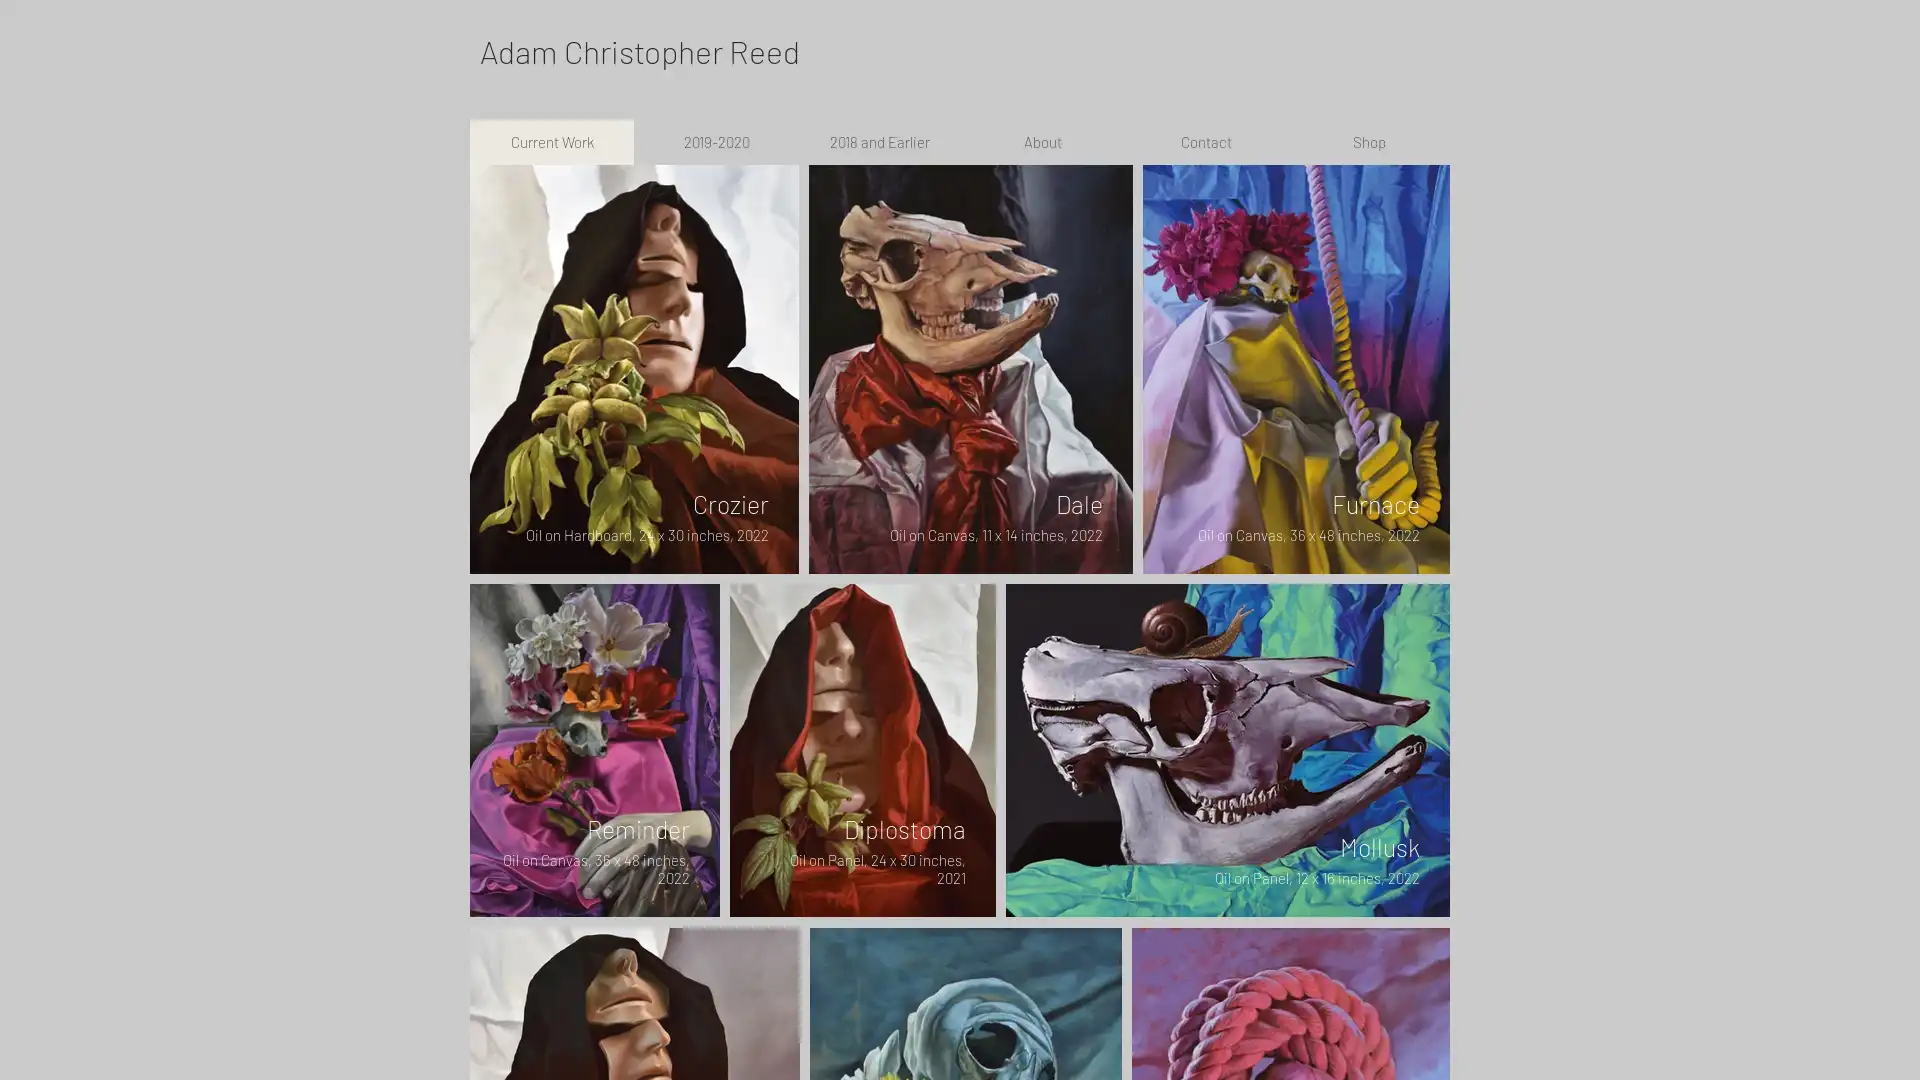 This screenshot has width=1920, height=1080. I want to click on 202201002---Furnace.jpg, so click(1296, 369).